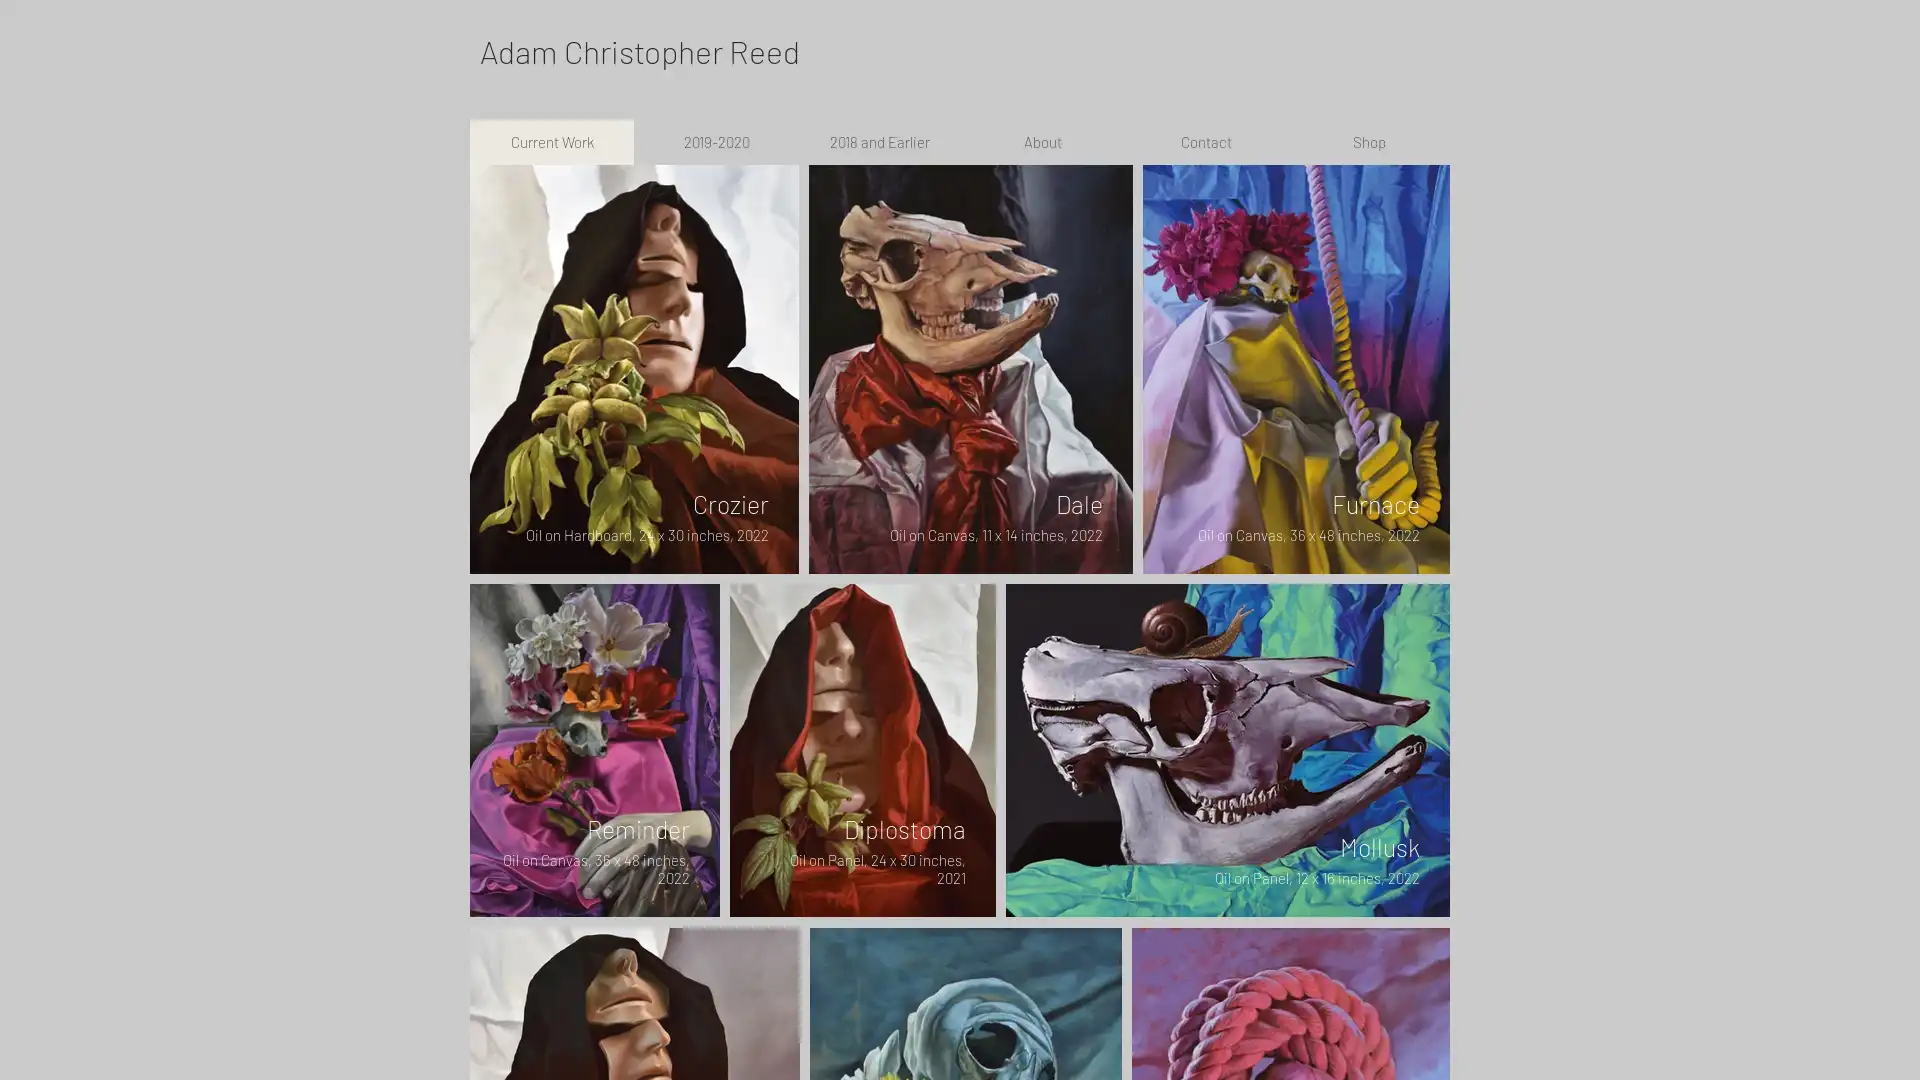 This screenshot has width=1920, height=1080. I want to click on 202201002---Furnace.jpg, so click(1296, 369).